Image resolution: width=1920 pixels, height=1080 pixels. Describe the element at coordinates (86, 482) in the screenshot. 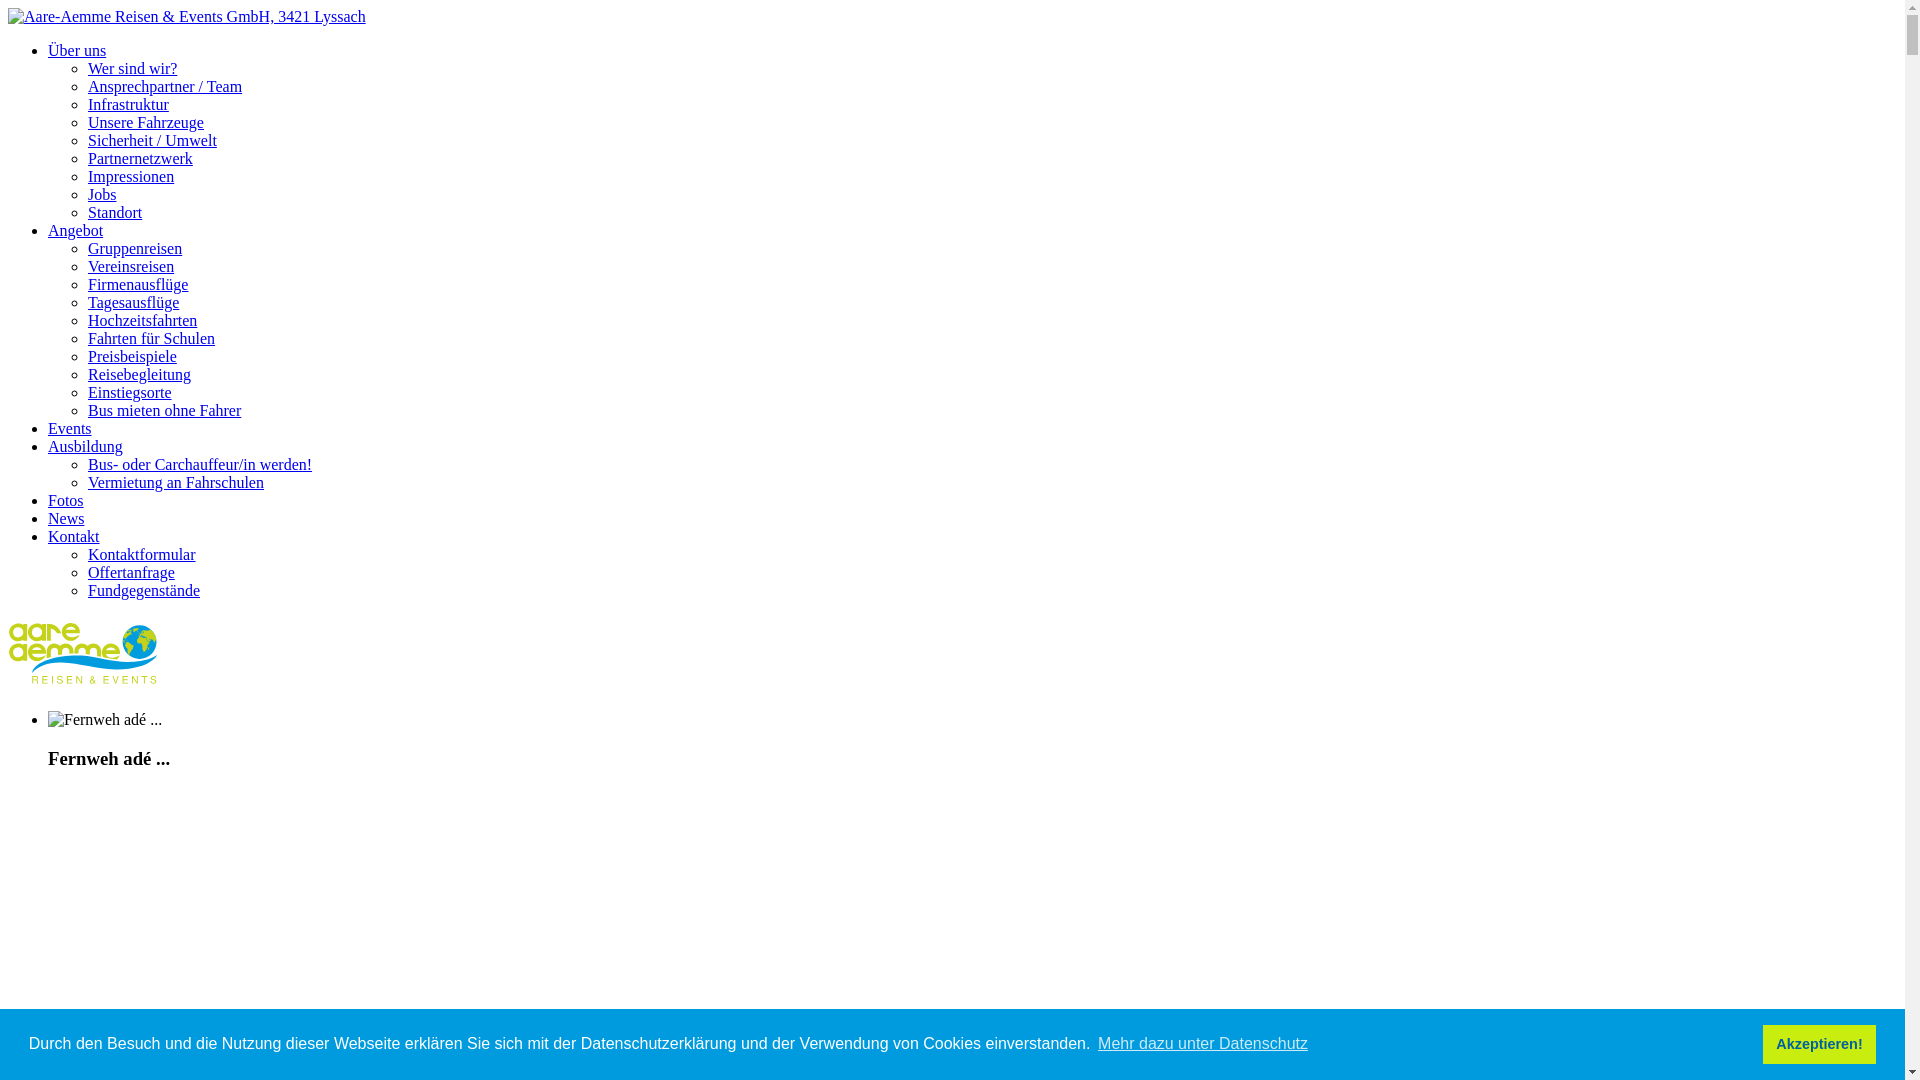

I see `'Vermietung an Fahrschulen'` at that location.